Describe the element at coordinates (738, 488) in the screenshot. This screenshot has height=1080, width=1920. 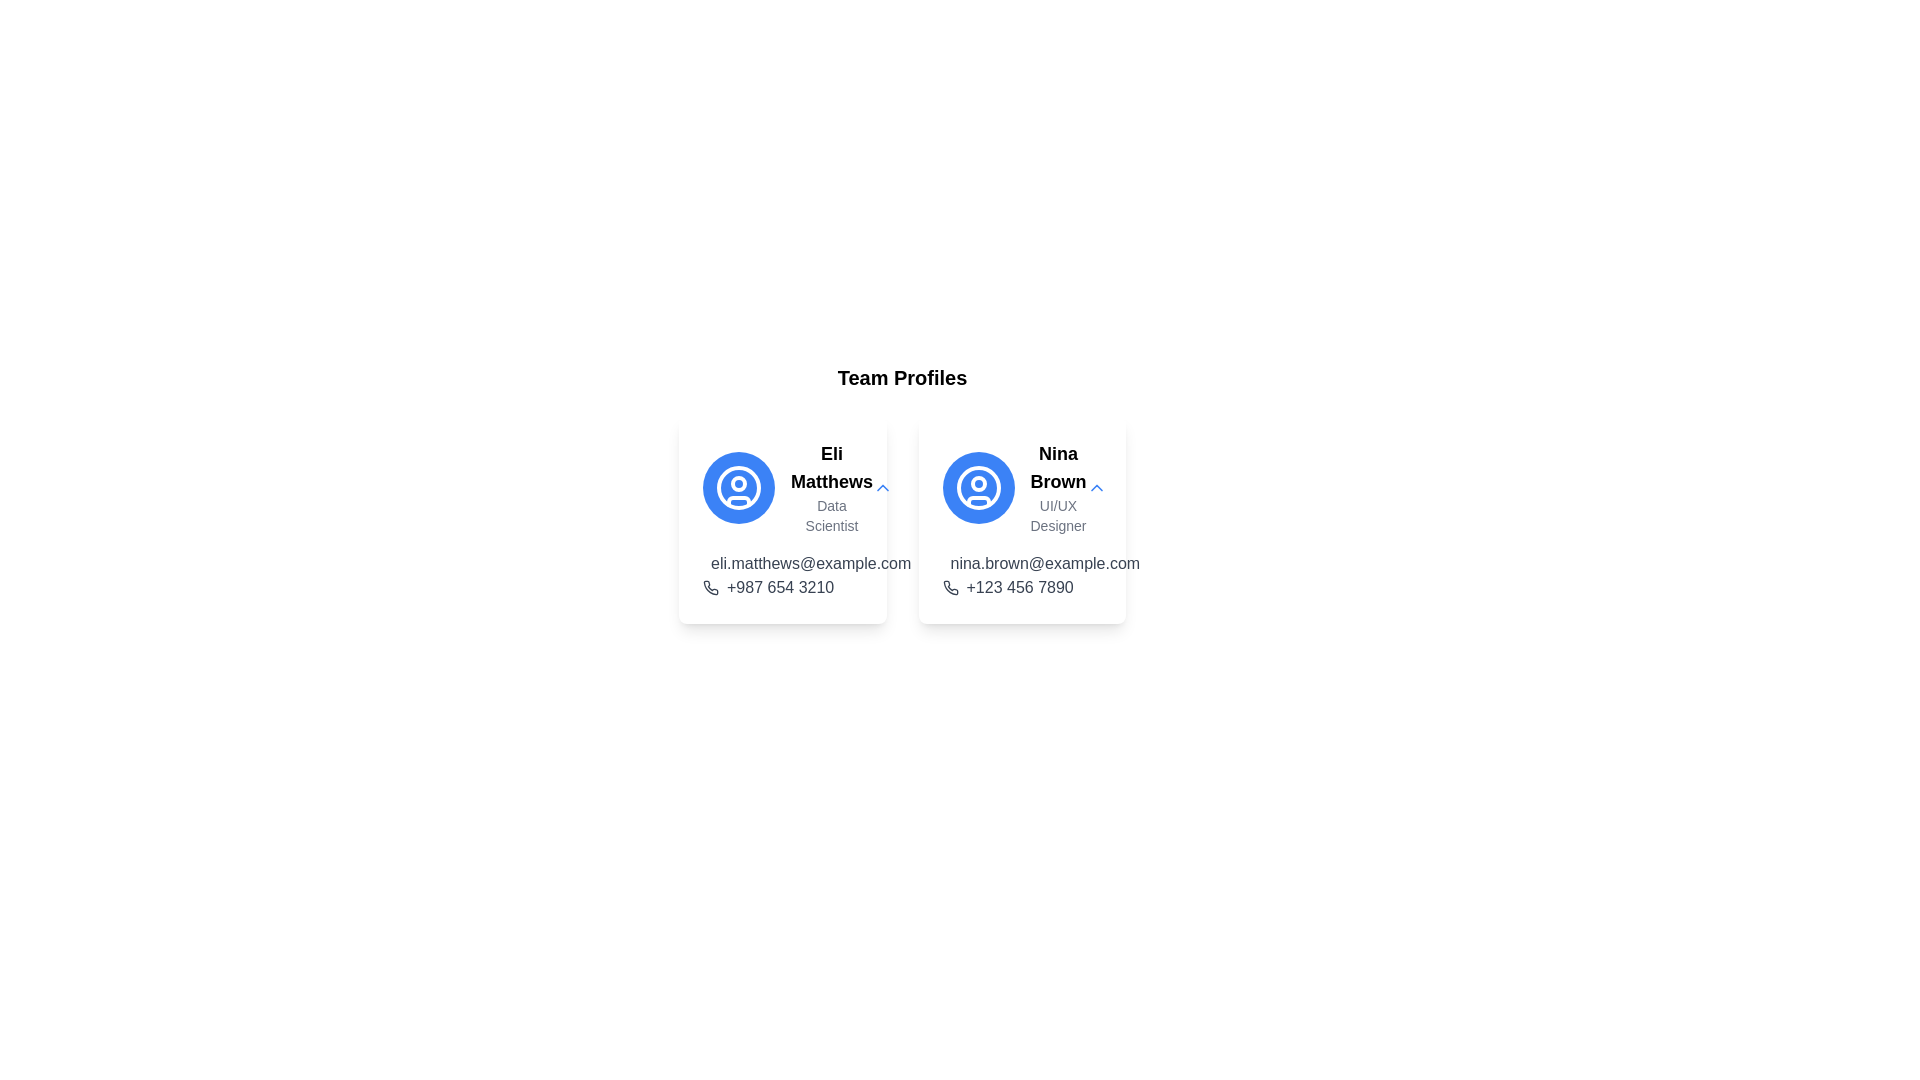
I see `the circular blue icon with a white outline located above the text 'Eli Matthews' in the left profile card under the 'Team Profiles' section` at that location.